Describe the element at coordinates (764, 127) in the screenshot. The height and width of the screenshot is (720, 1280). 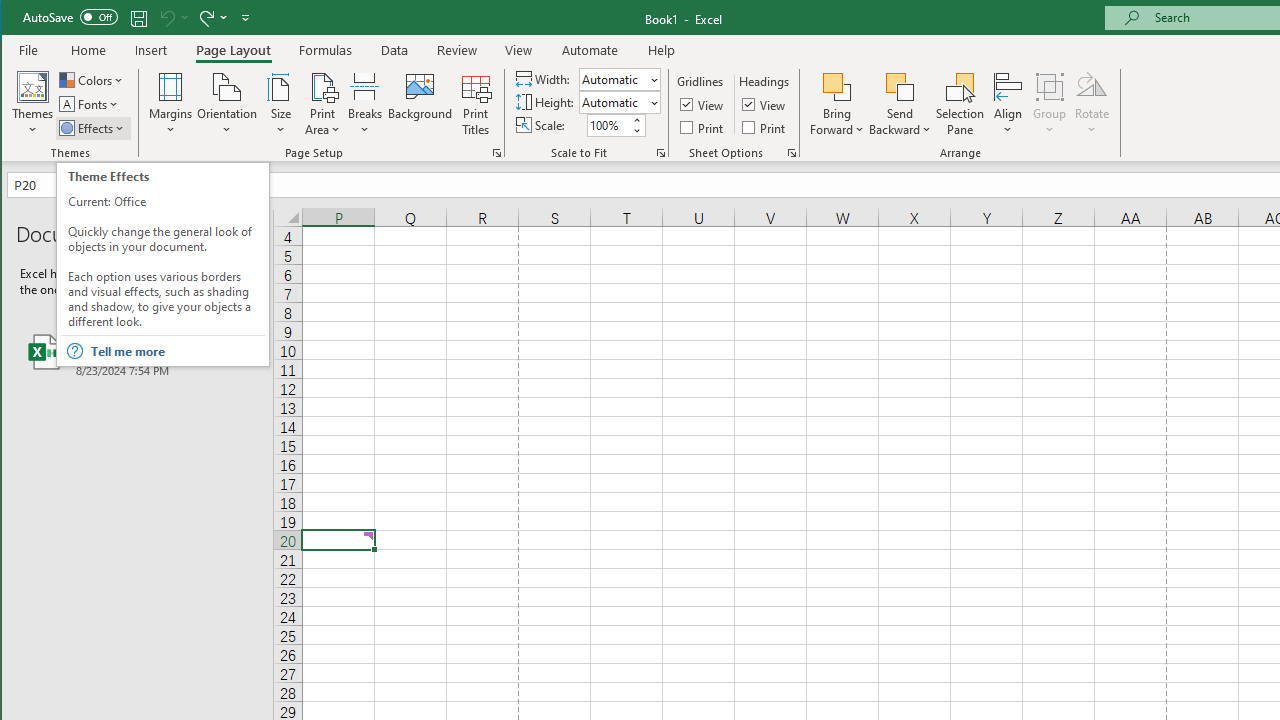
I see `'Print'` at that location.